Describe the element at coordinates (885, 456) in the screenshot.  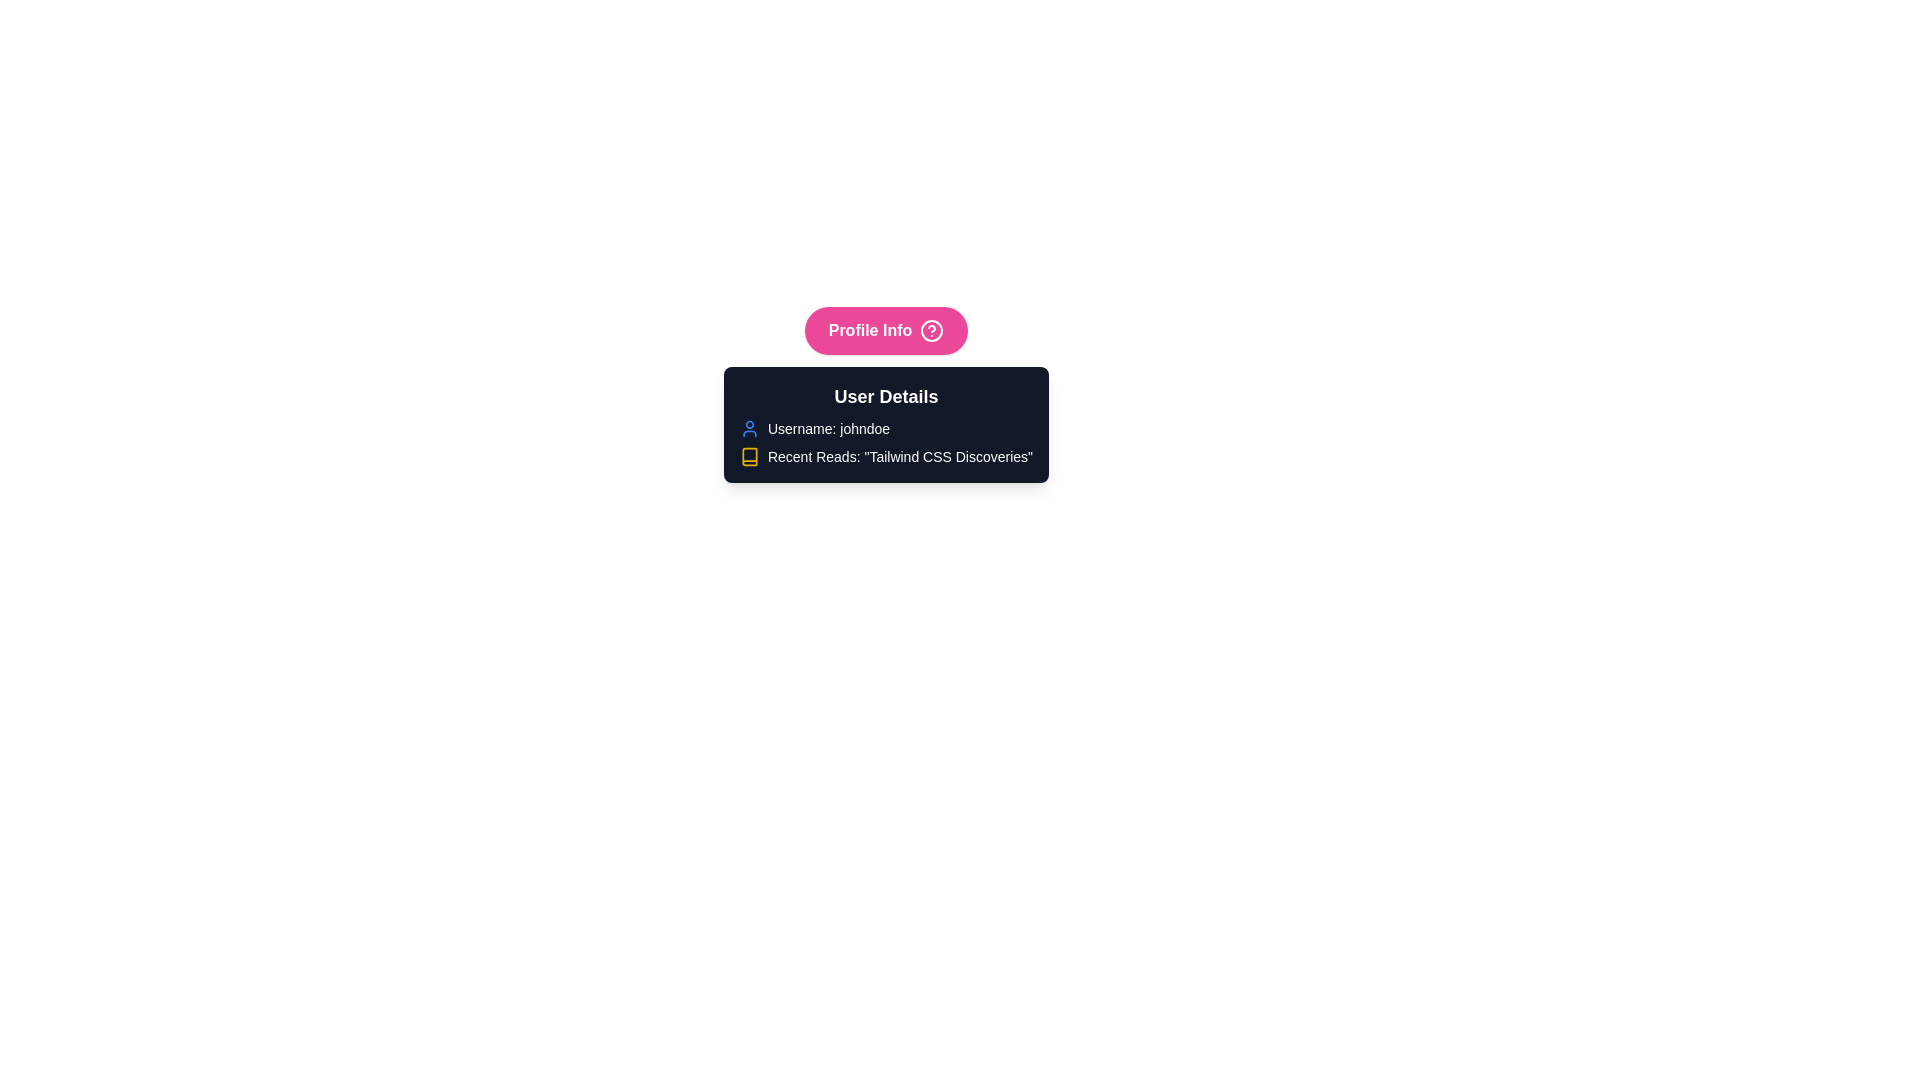
I see `the Descriptive Text with Icon located in the 'User Details' card, which provides information about the user's recent readings or interests` at that location.